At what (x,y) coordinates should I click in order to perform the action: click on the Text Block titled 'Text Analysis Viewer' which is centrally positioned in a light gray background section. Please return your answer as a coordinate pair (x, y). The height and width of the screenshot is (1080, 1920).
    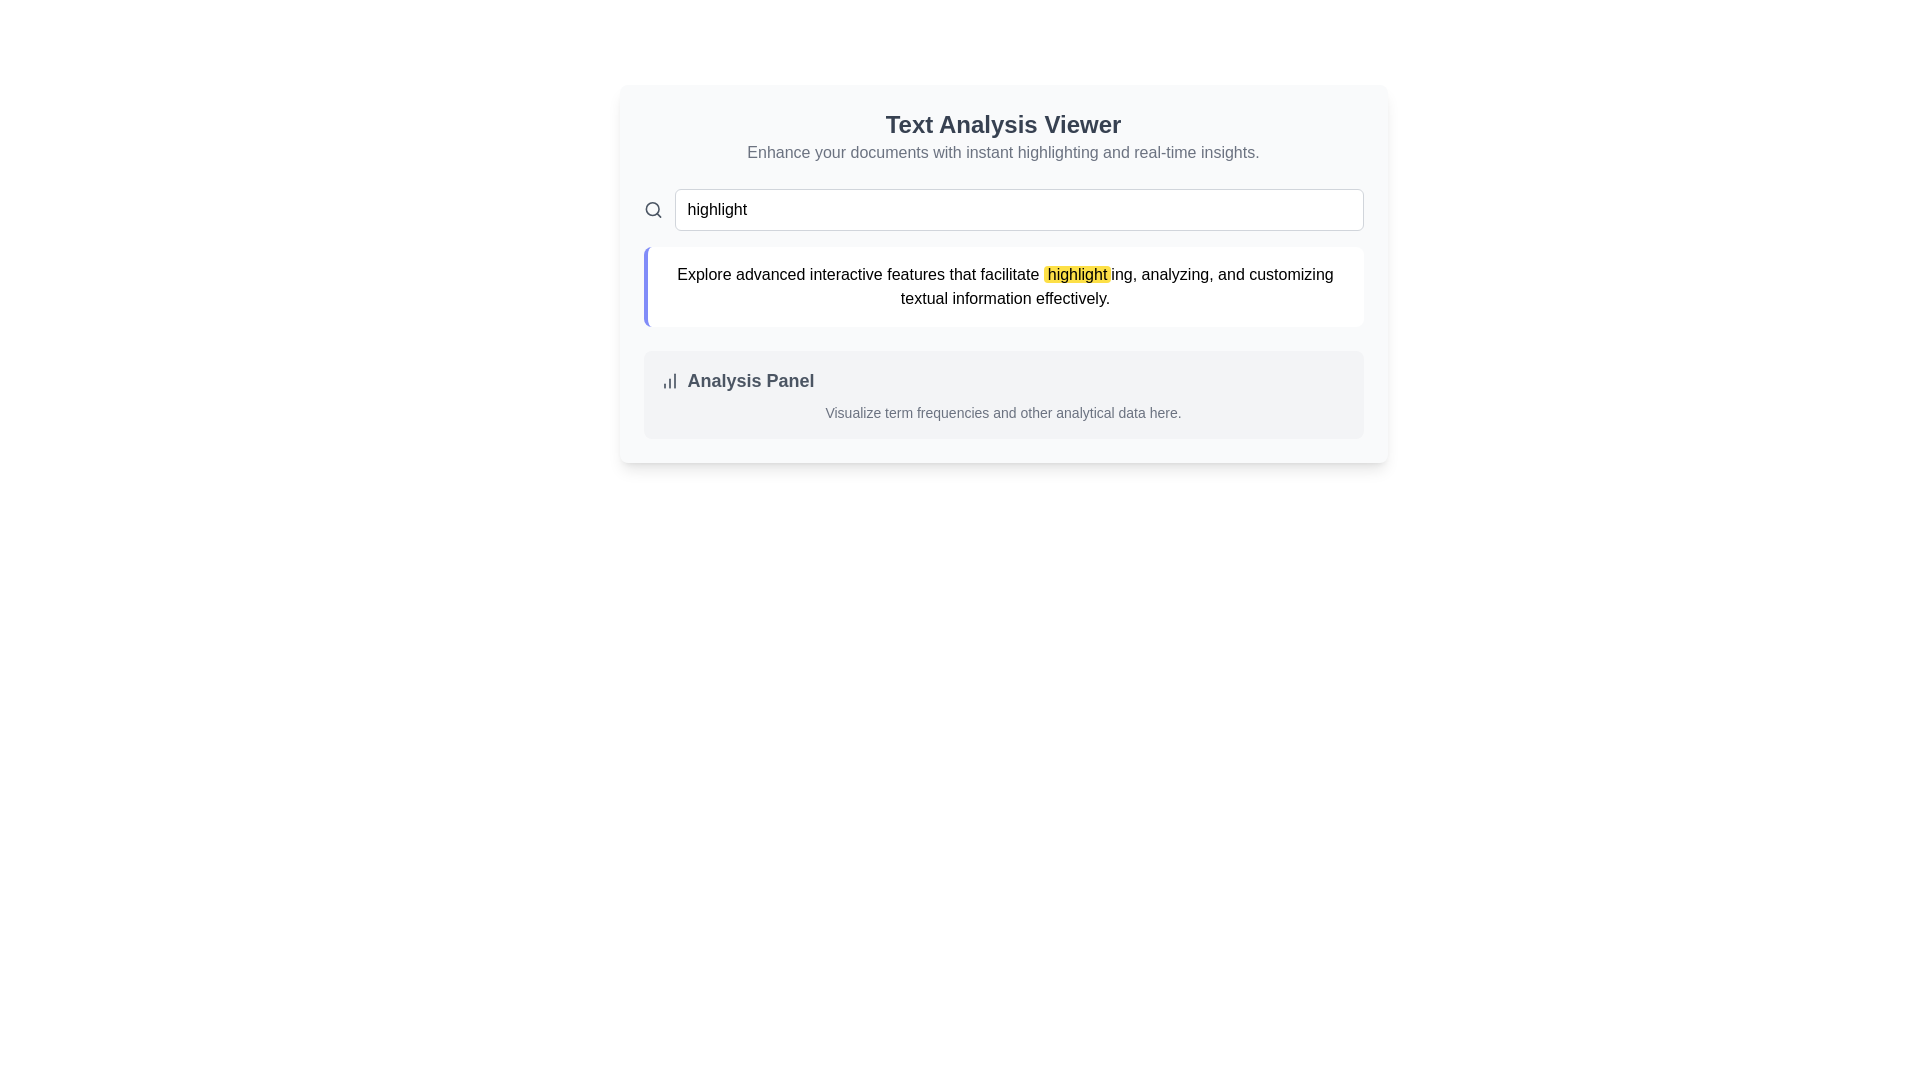
    Looking at the image, I should click on (1003, 136).